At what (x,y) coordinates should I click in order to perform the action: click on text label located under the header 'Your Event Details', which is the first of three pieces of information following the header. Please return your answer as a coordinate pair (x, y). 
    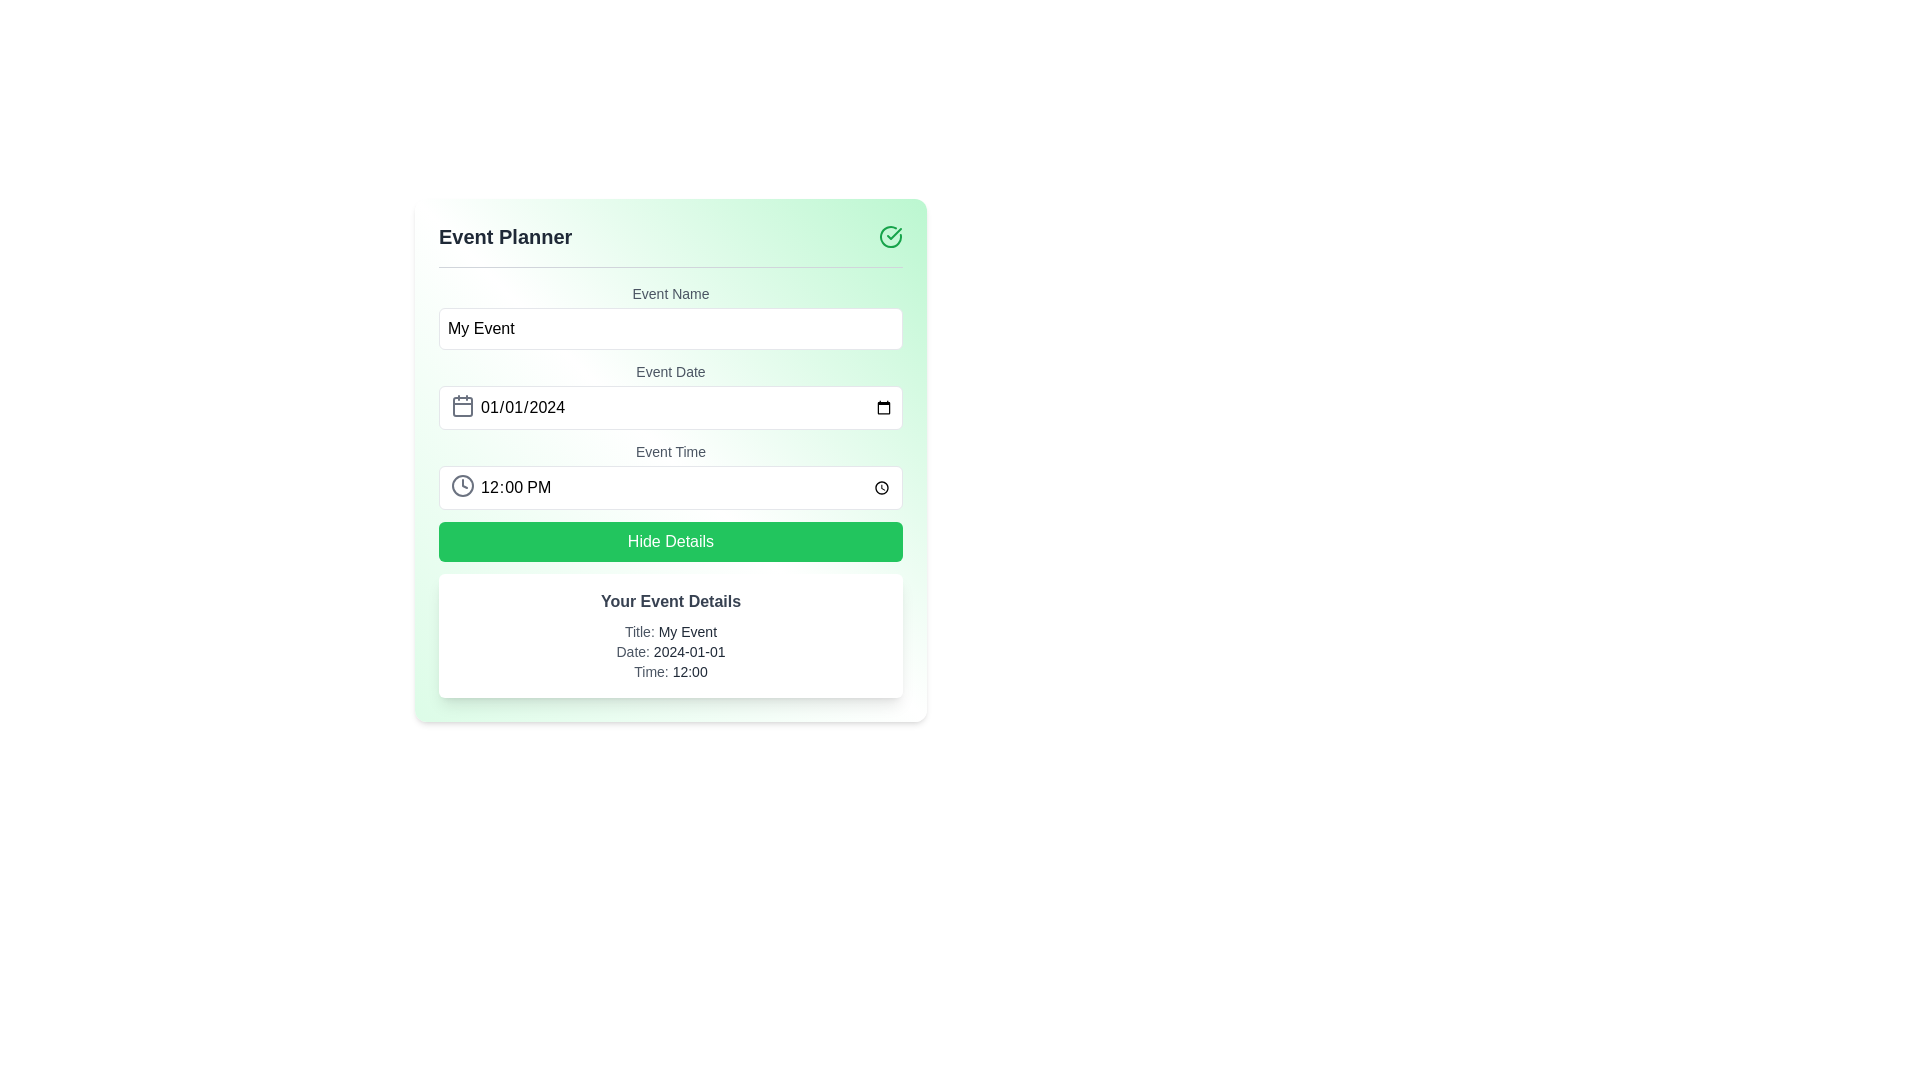
    Looking at the image, I should click on (671, 632).